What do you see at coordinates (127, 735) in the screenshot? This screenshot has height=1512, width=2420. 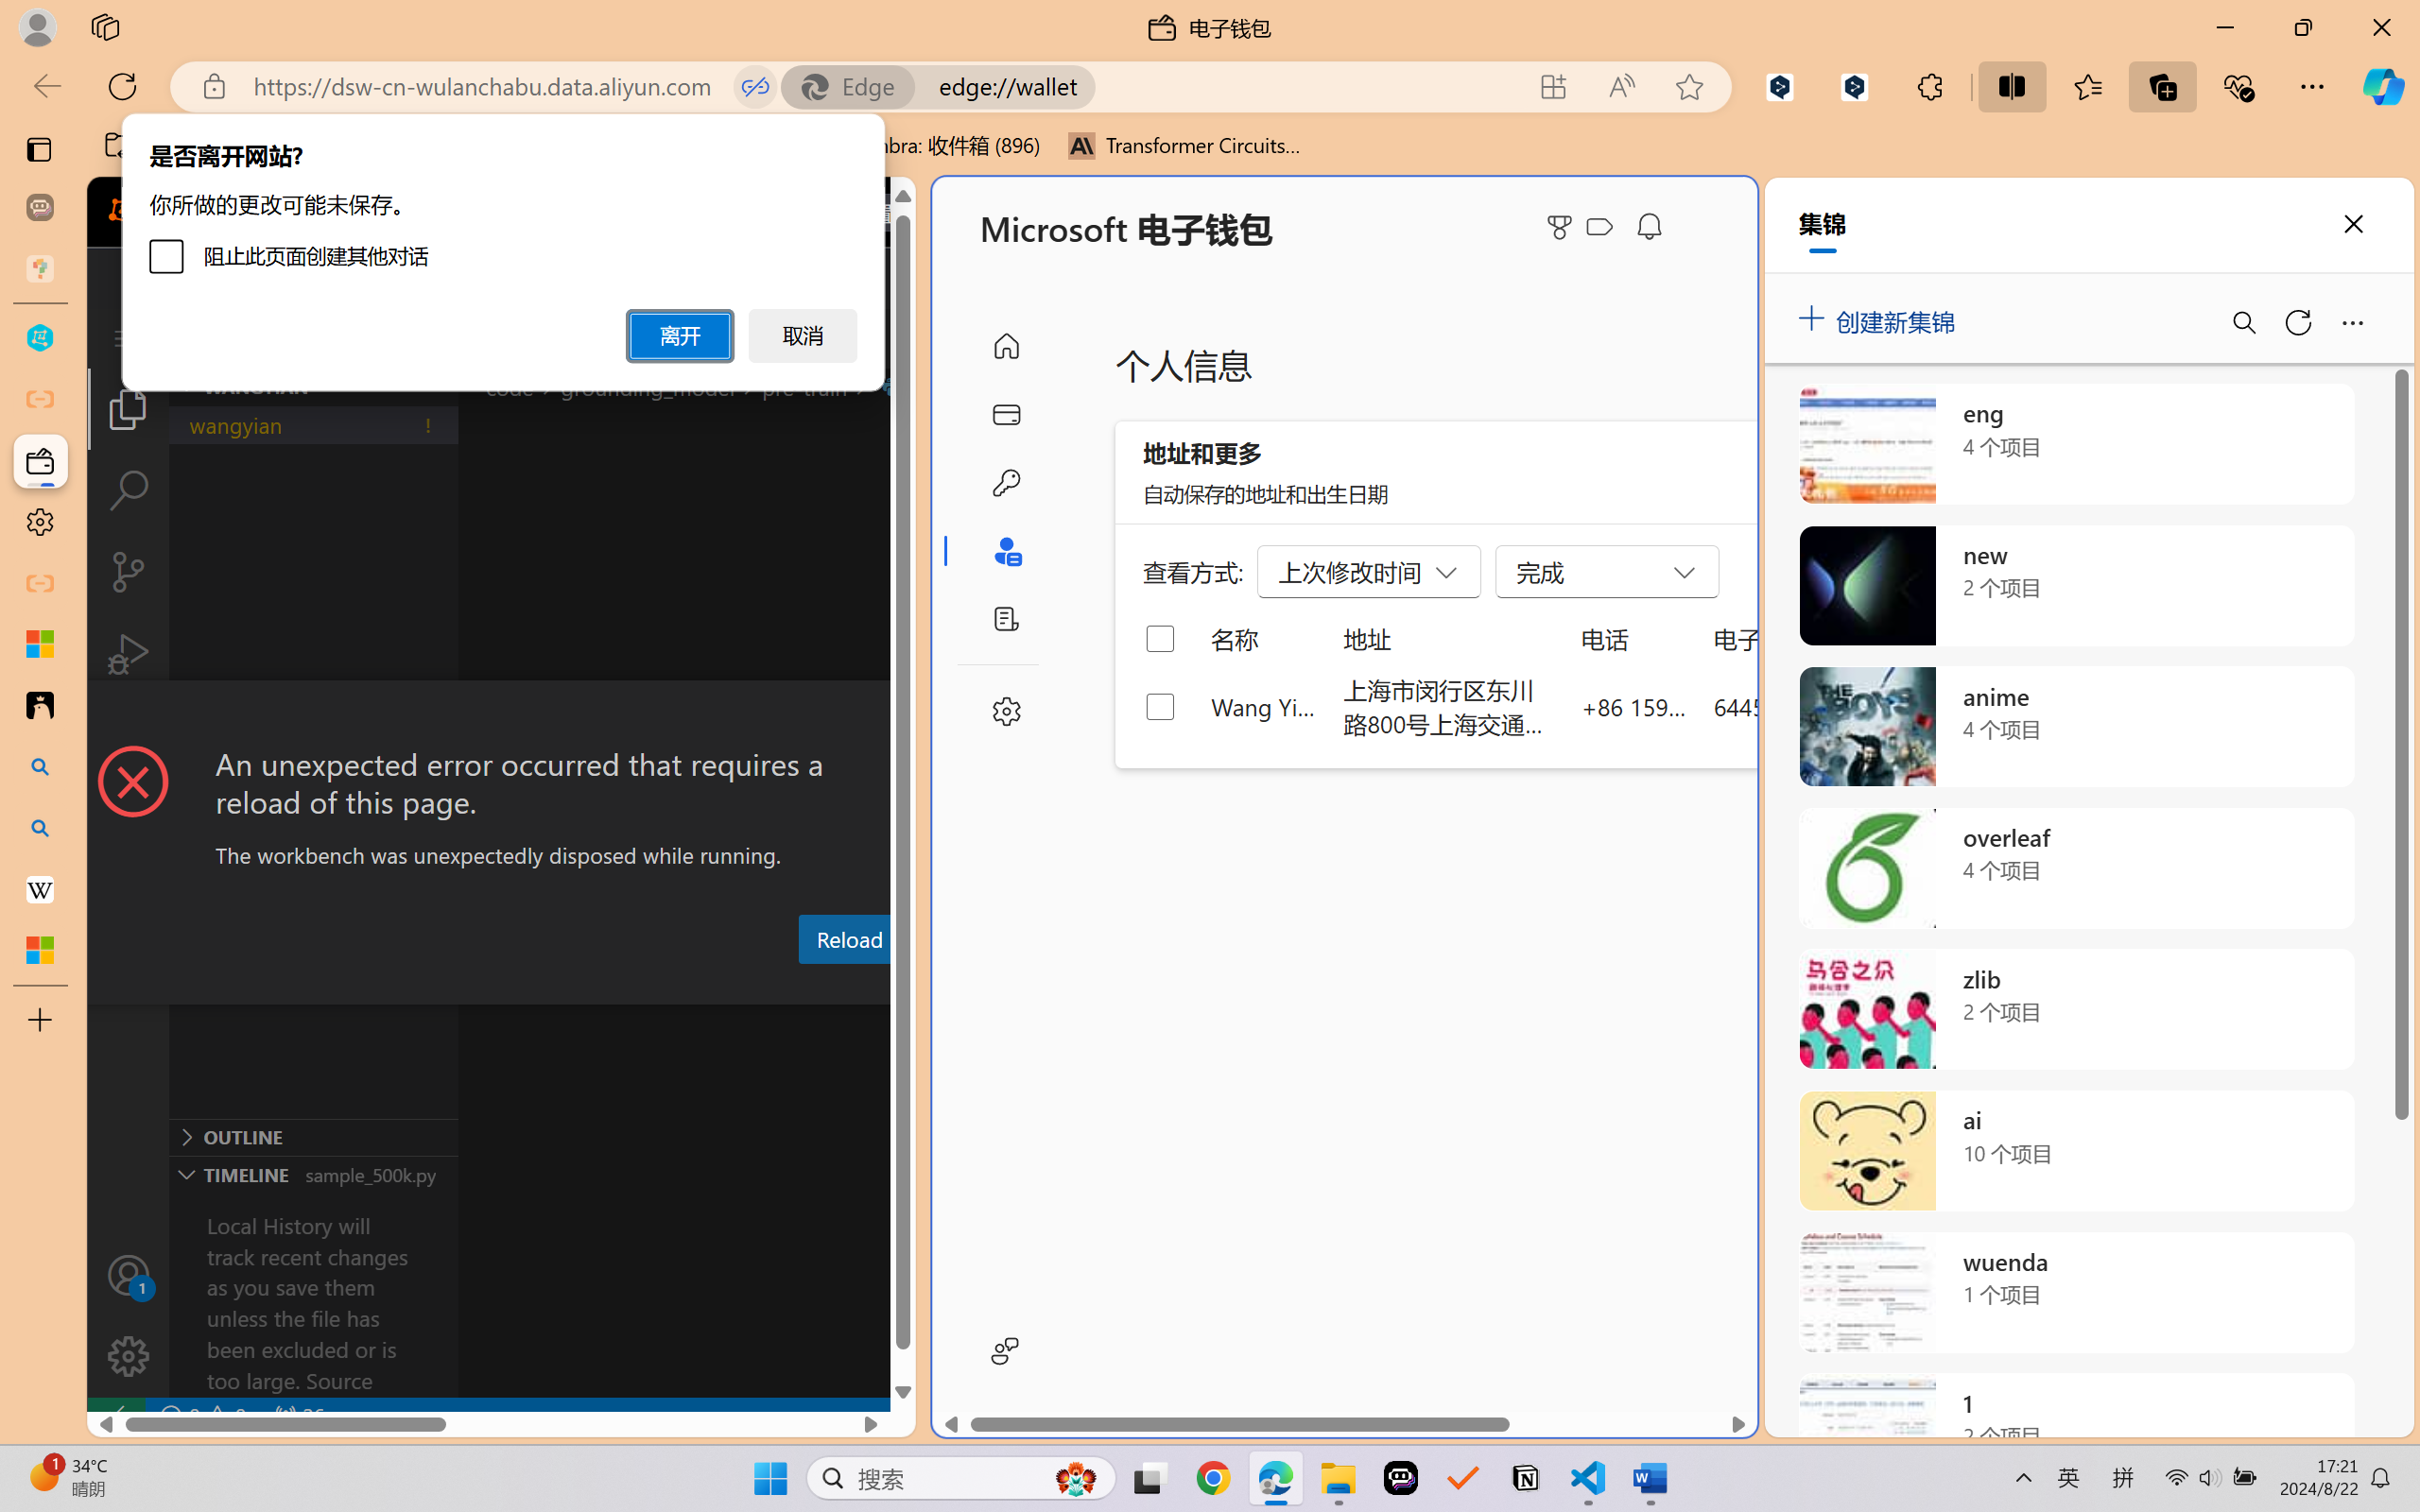 I see `'Extensions (Ctrl+Shift+X)'` at bounding box center [127, 735].